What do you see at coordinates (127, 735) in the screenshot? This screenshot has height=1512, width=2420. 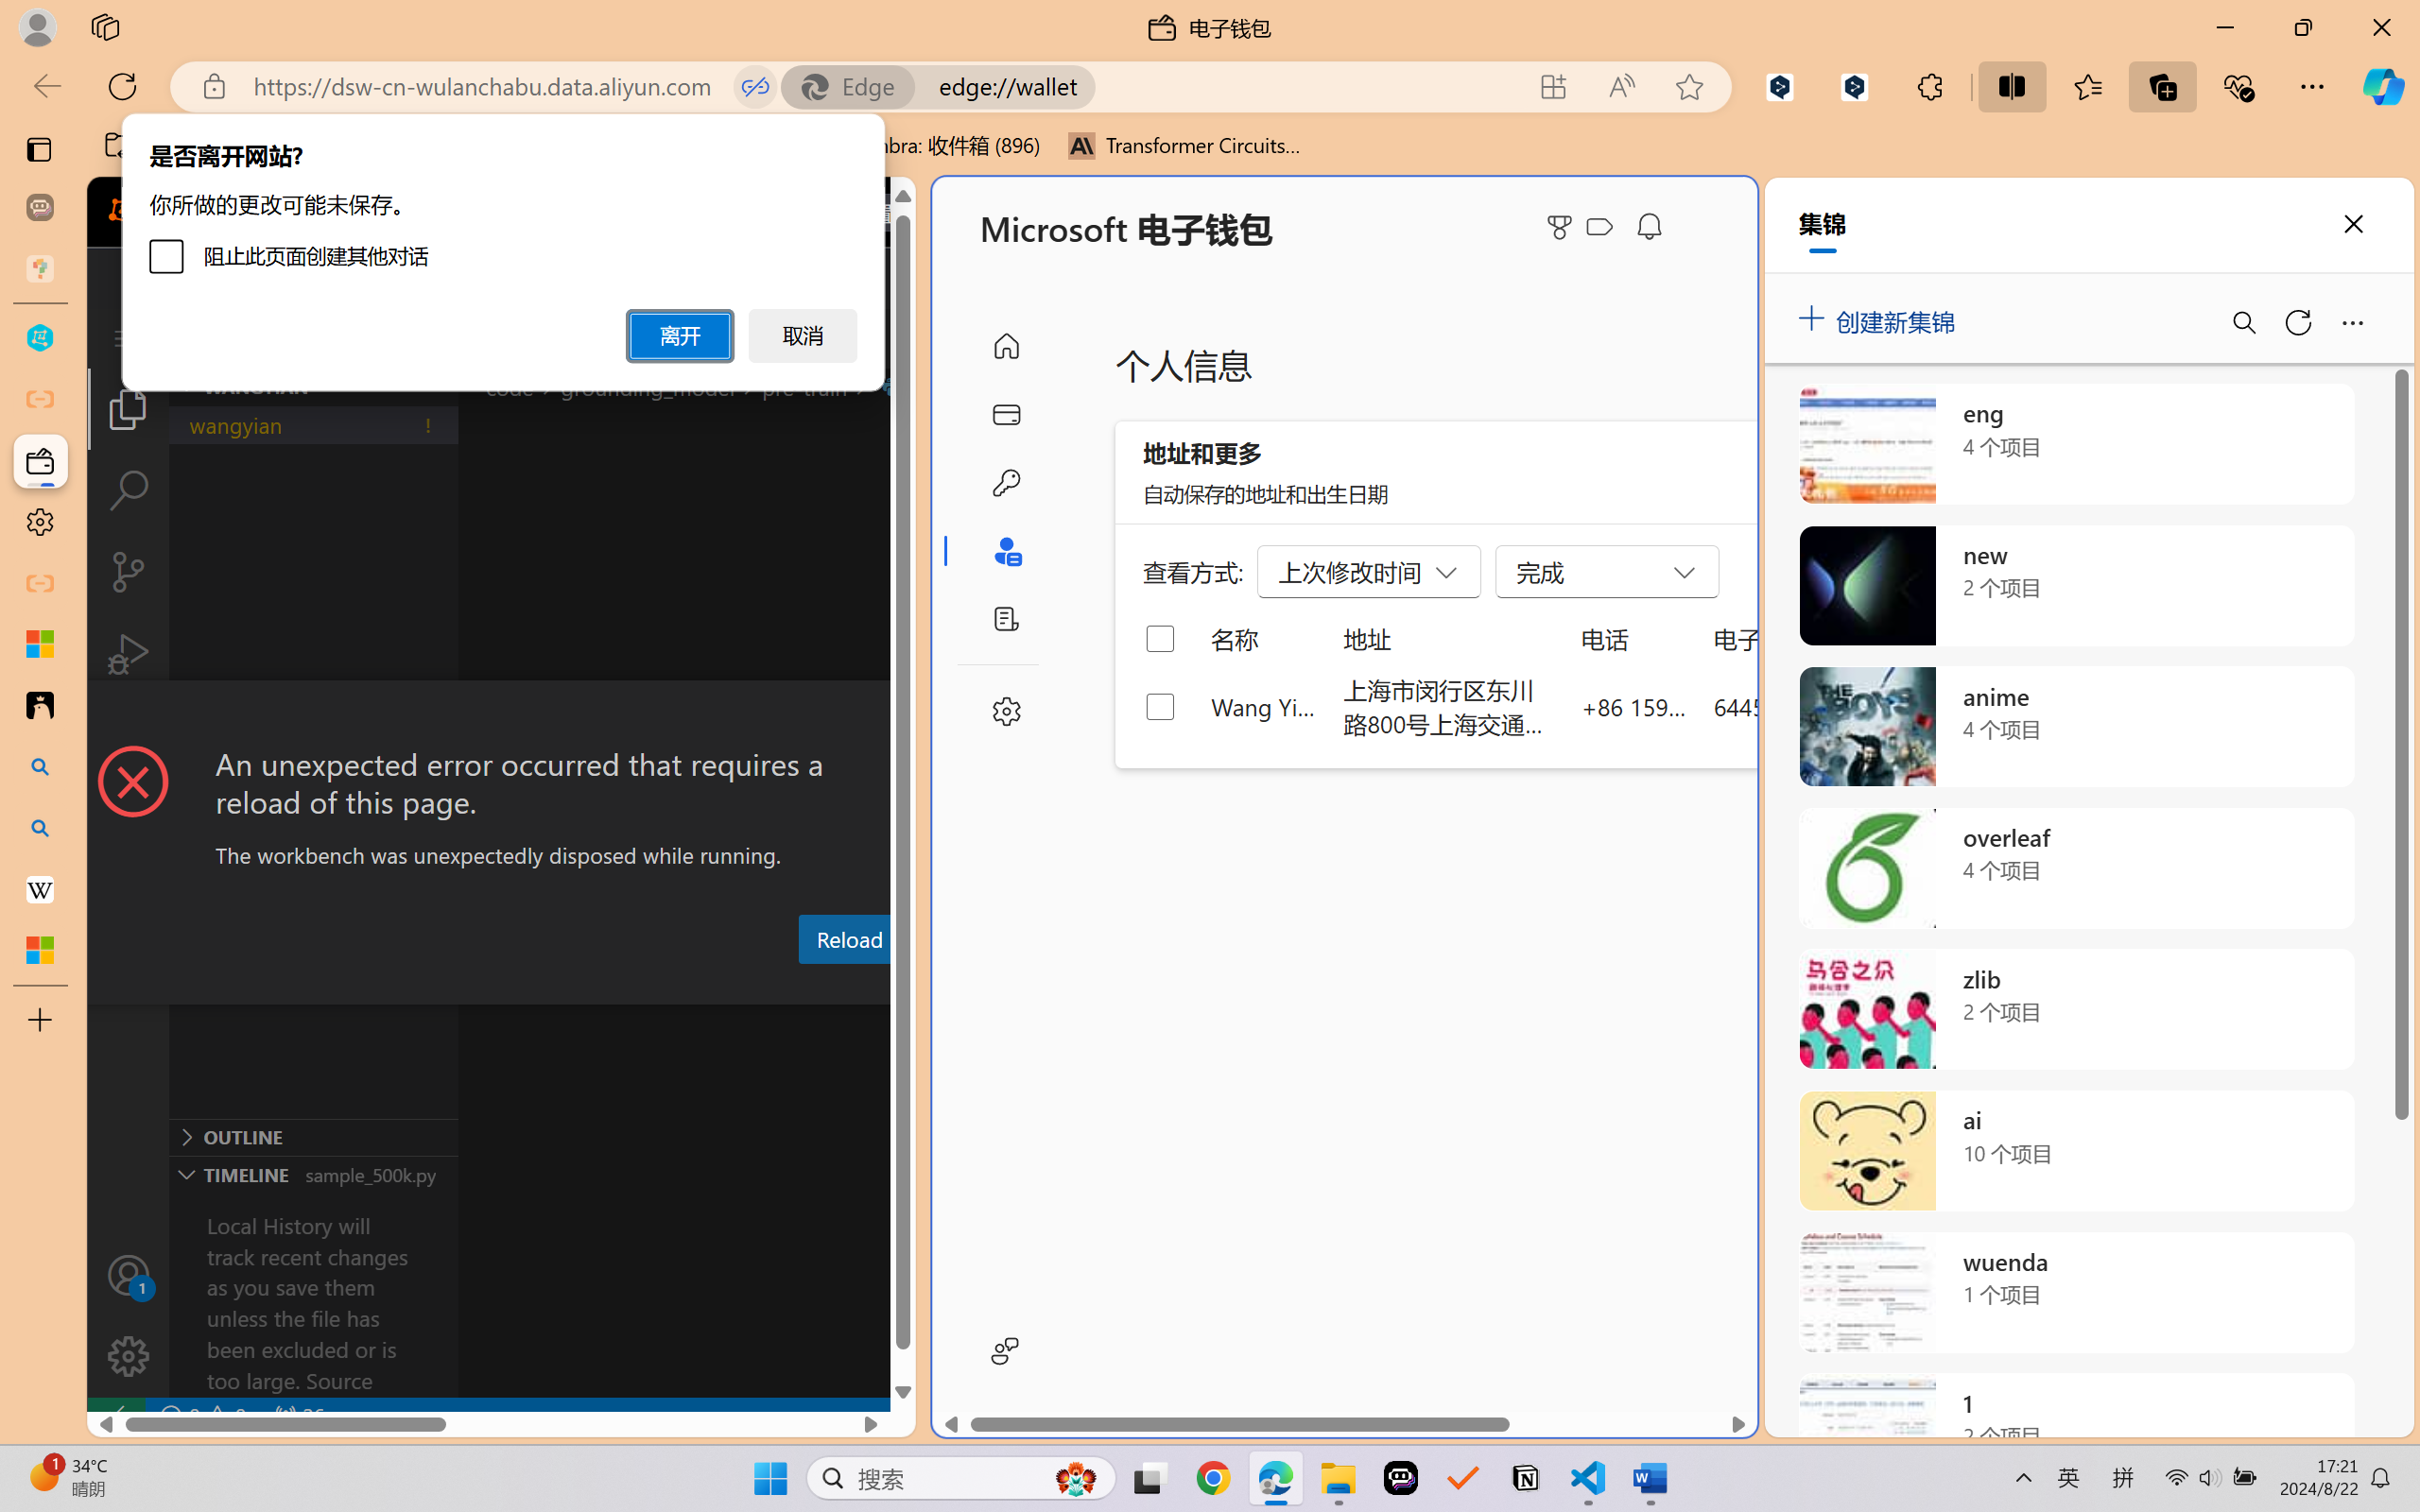 I see `'Extensions (Ctrl+Shift+X)'` at bounding box center [127, 735].